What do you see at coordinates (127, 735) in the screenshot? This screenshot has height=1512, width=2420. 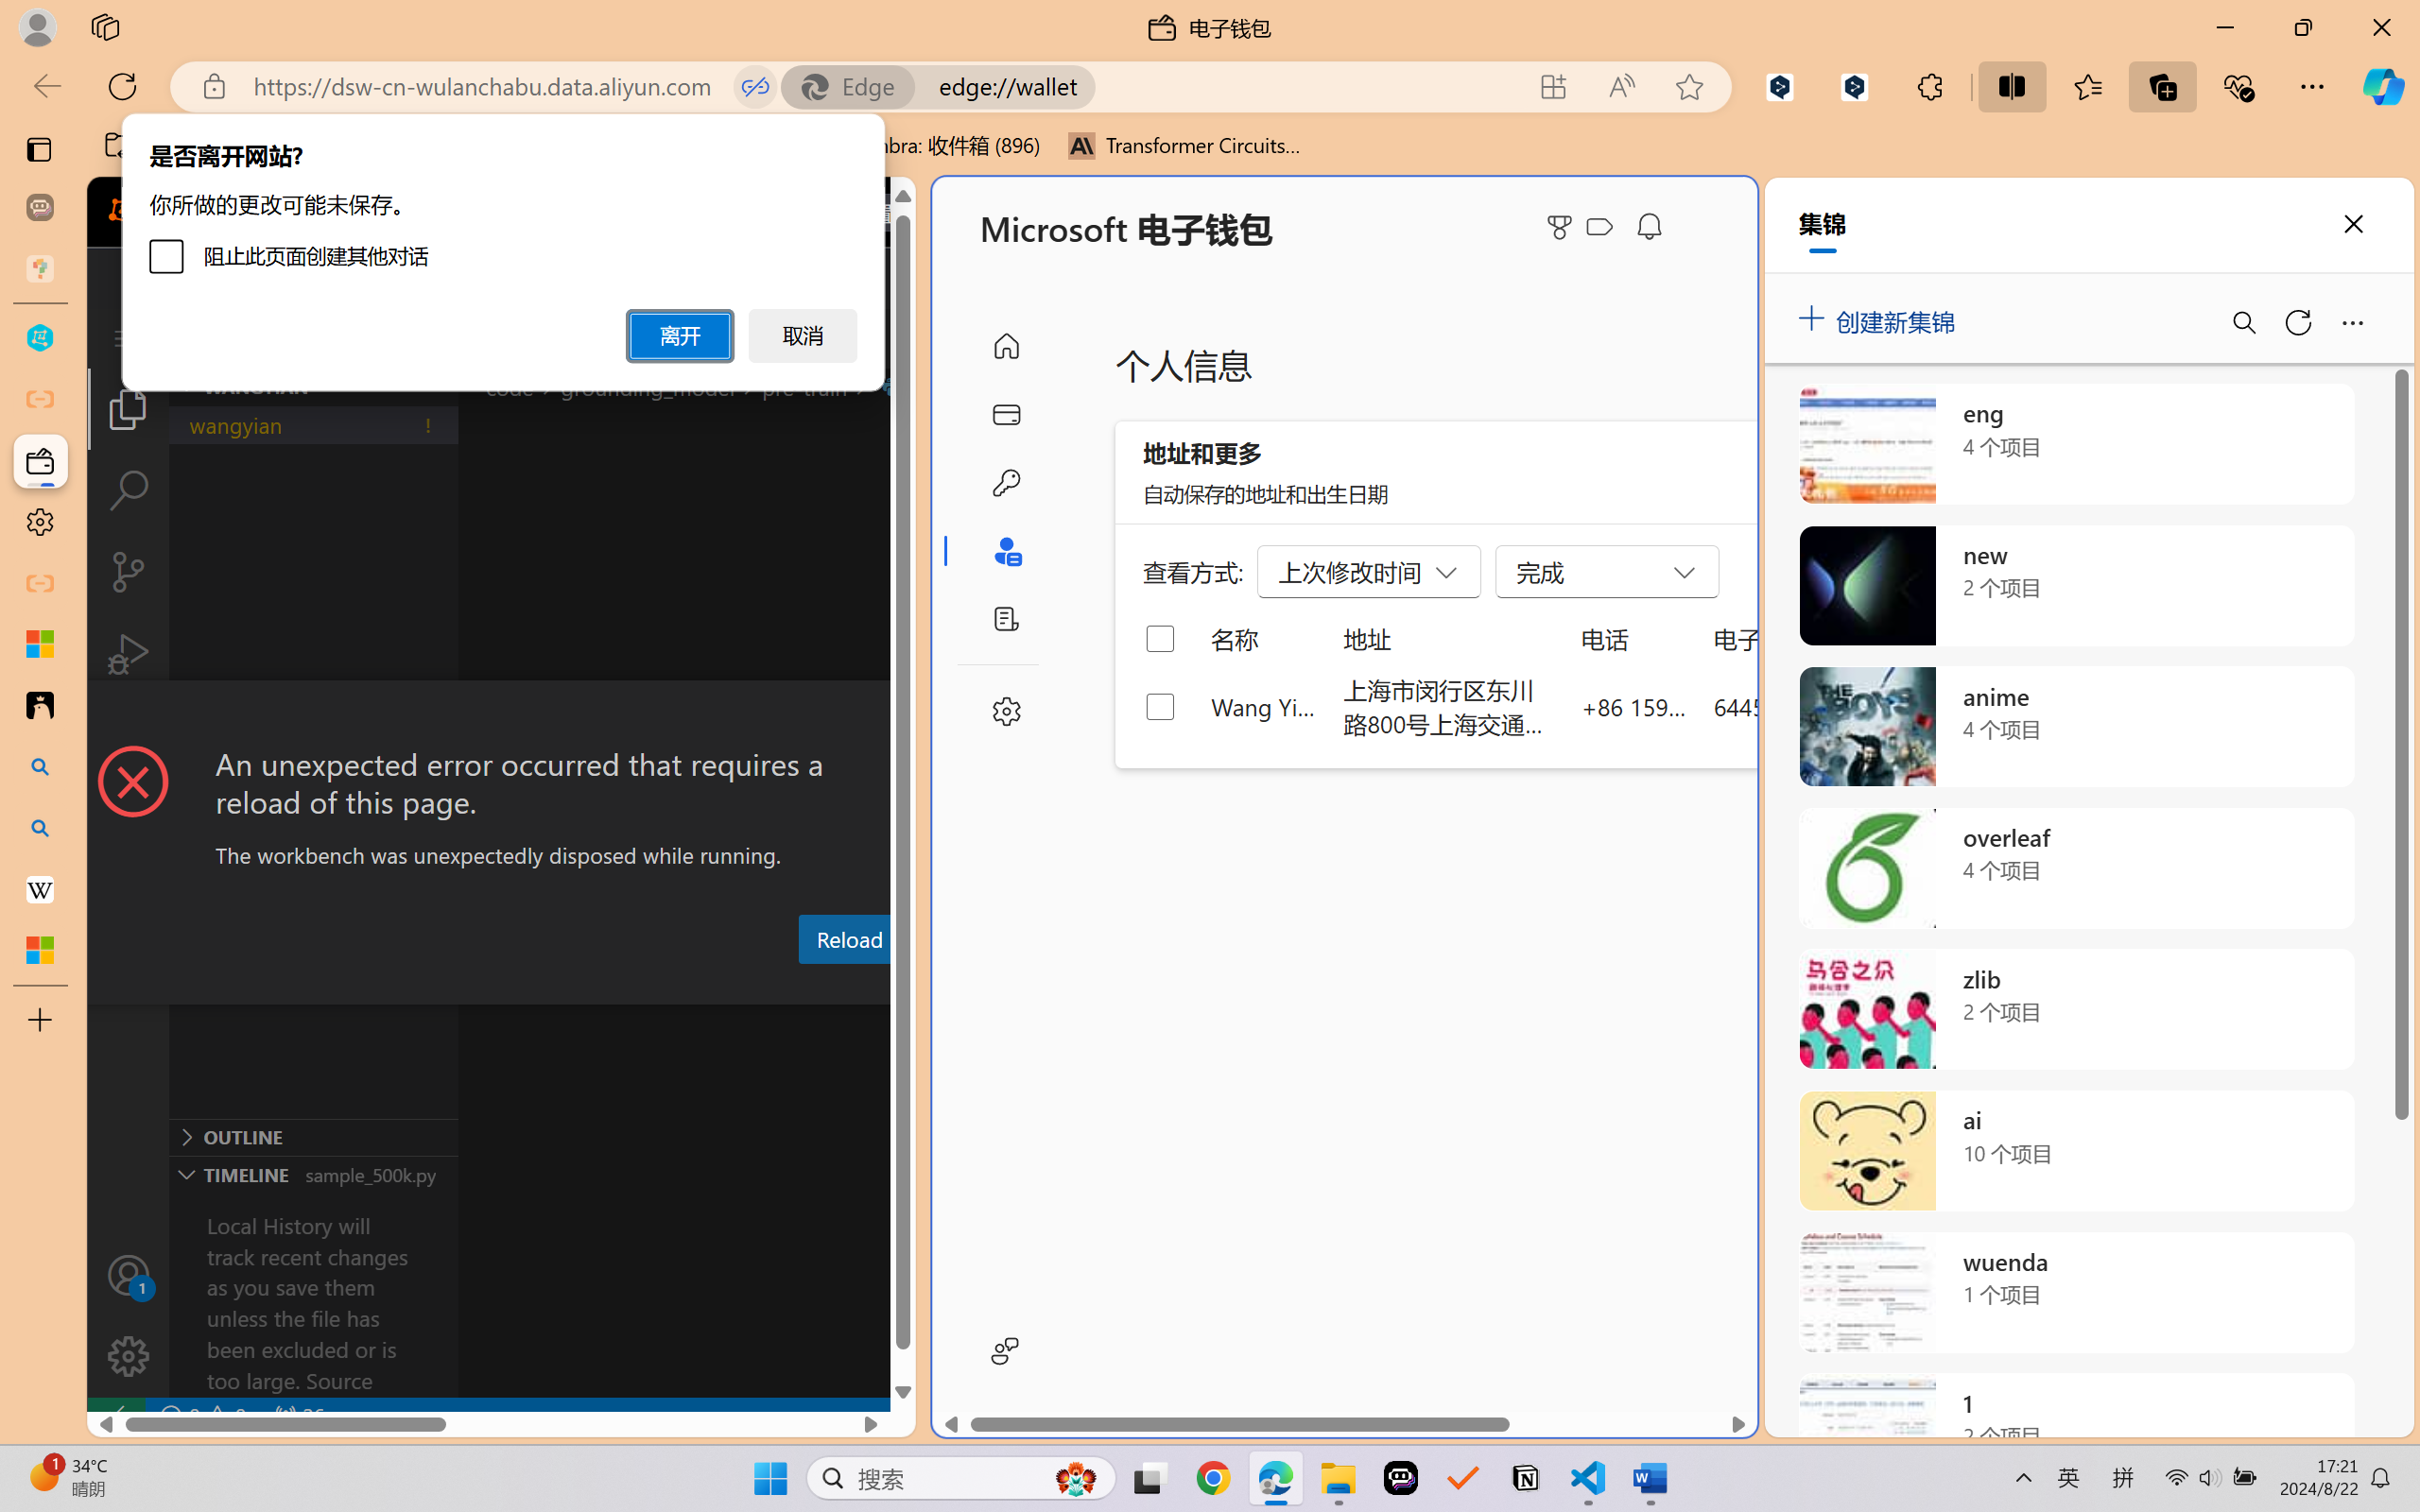 I see `'Extensions (Ctrl+Shift+X)'` at bounding box center [127, 735].